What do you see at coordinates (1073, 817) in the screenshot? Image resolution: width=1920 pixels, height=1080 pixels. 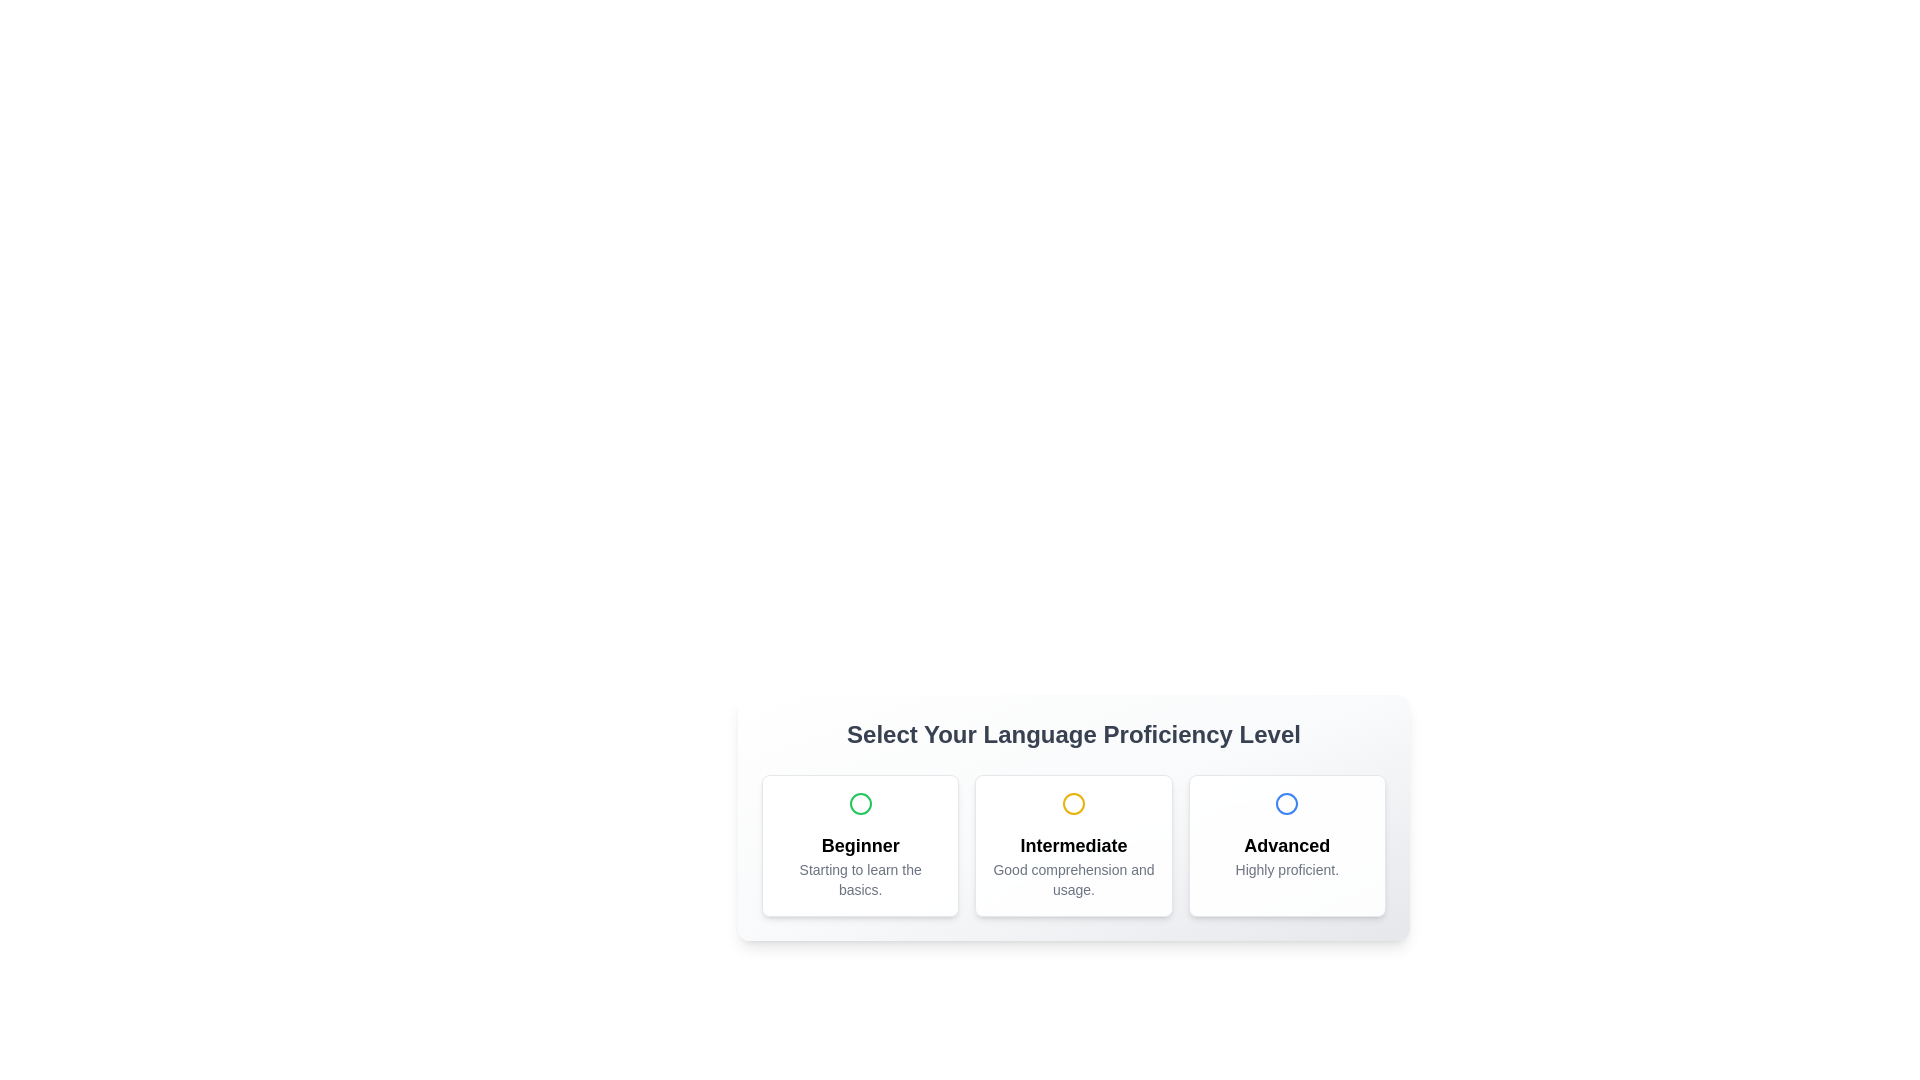 I see `the 'Intermediate' language proficiency selection card, which features a yellow circular icon at the top and is styled with a white background and rounded corners, to confirm the selection` at bounding box center [1073, 817].